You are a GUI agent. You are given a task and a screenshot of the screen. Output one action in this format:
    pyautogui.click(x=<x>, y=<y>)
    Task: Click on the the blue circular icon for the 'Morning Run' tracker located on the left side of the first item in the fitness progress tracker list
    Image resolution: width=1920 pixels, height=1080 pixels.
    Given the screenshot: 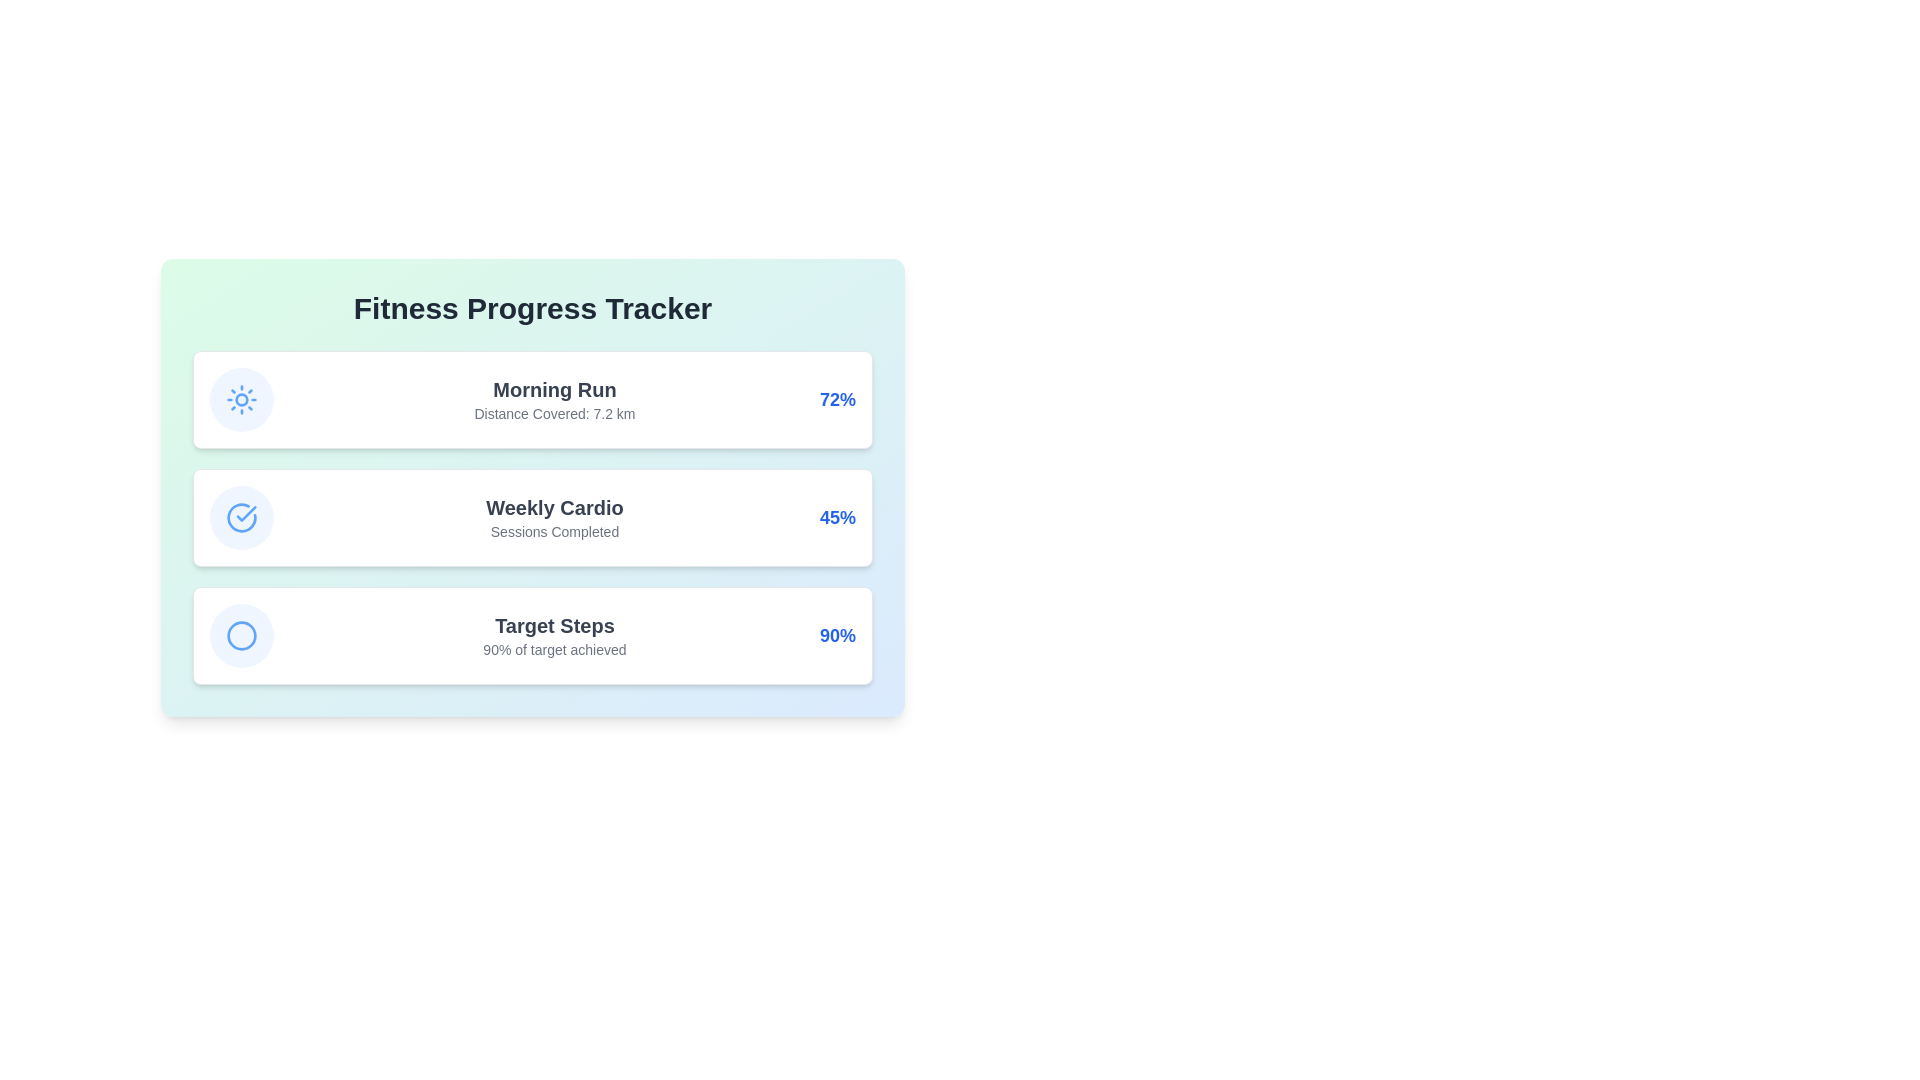 What is the action you would take?
    pyautogui.click(x=240, y=400)
    